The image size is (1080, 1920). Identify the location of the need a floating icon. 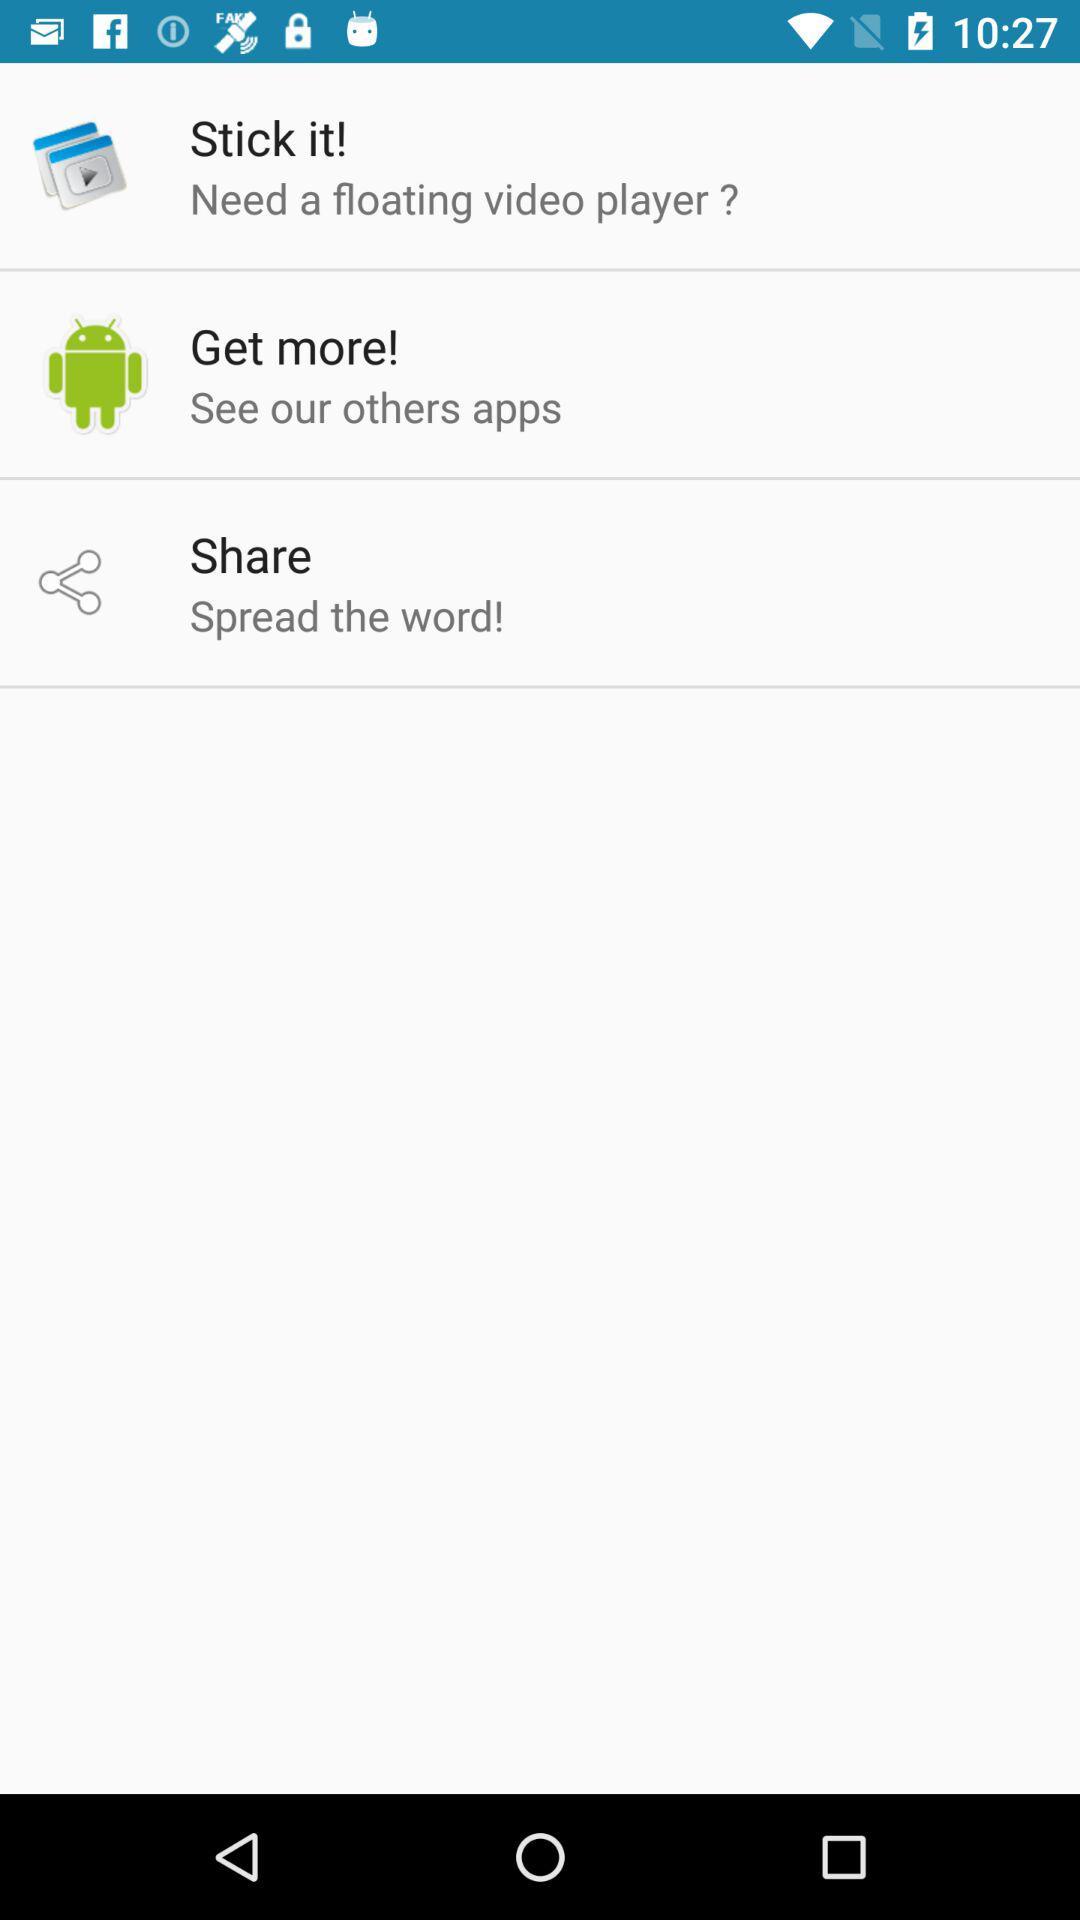
(464, 197).